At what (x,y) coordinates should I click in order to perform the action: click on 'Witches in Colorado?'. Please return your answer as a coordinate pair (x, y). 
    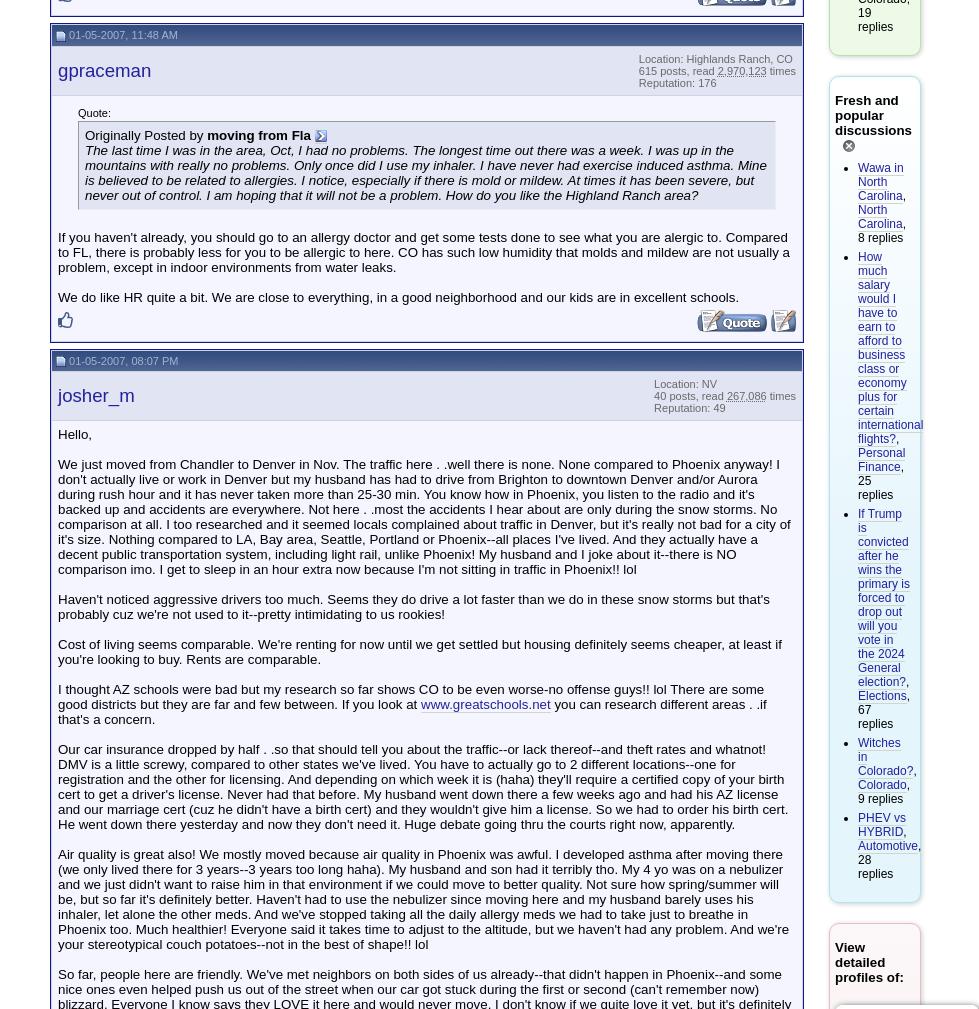
    Looking at the image, I should click on (856, 756).